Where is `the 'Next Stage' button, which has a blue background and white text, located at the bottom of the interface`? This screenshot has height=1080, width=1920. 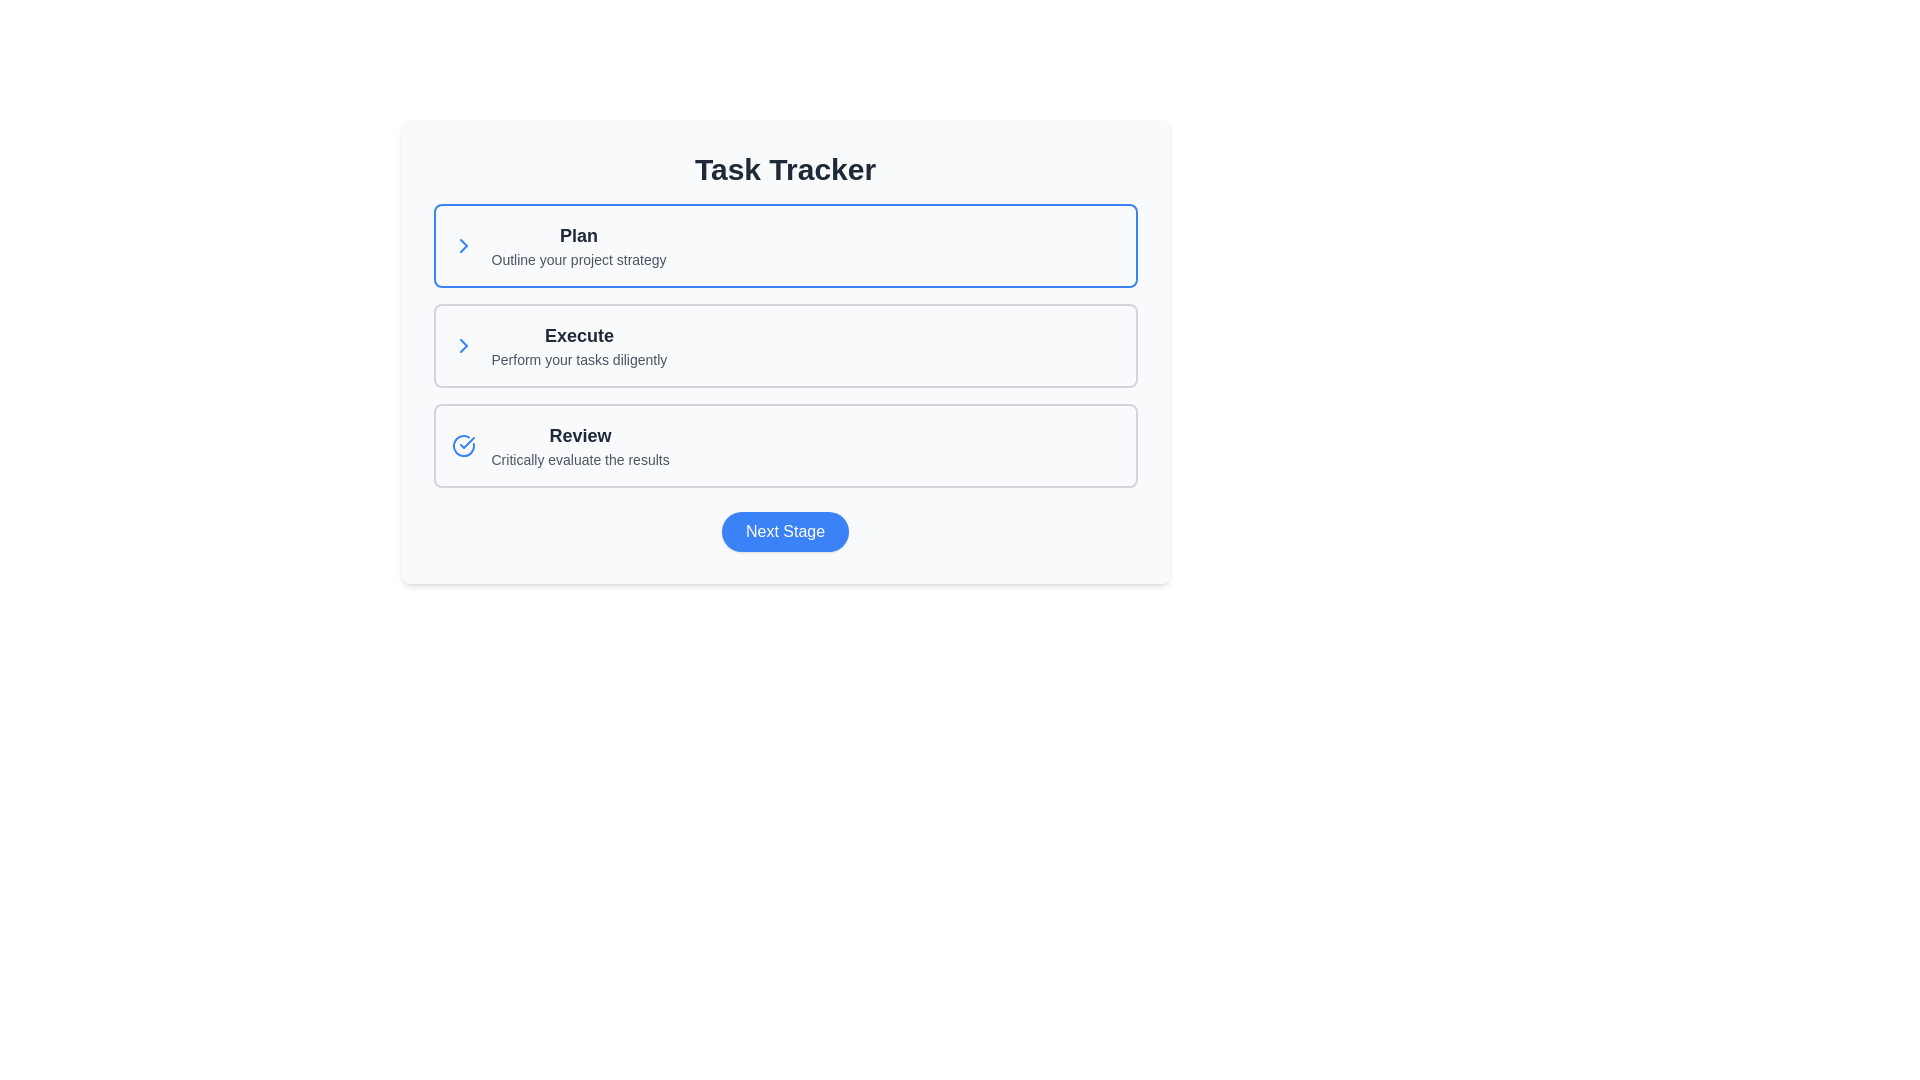
the 'Next Stage' button, which has a blue background and white text, located at the bottom of the interface is located at coordinates (784, 531).